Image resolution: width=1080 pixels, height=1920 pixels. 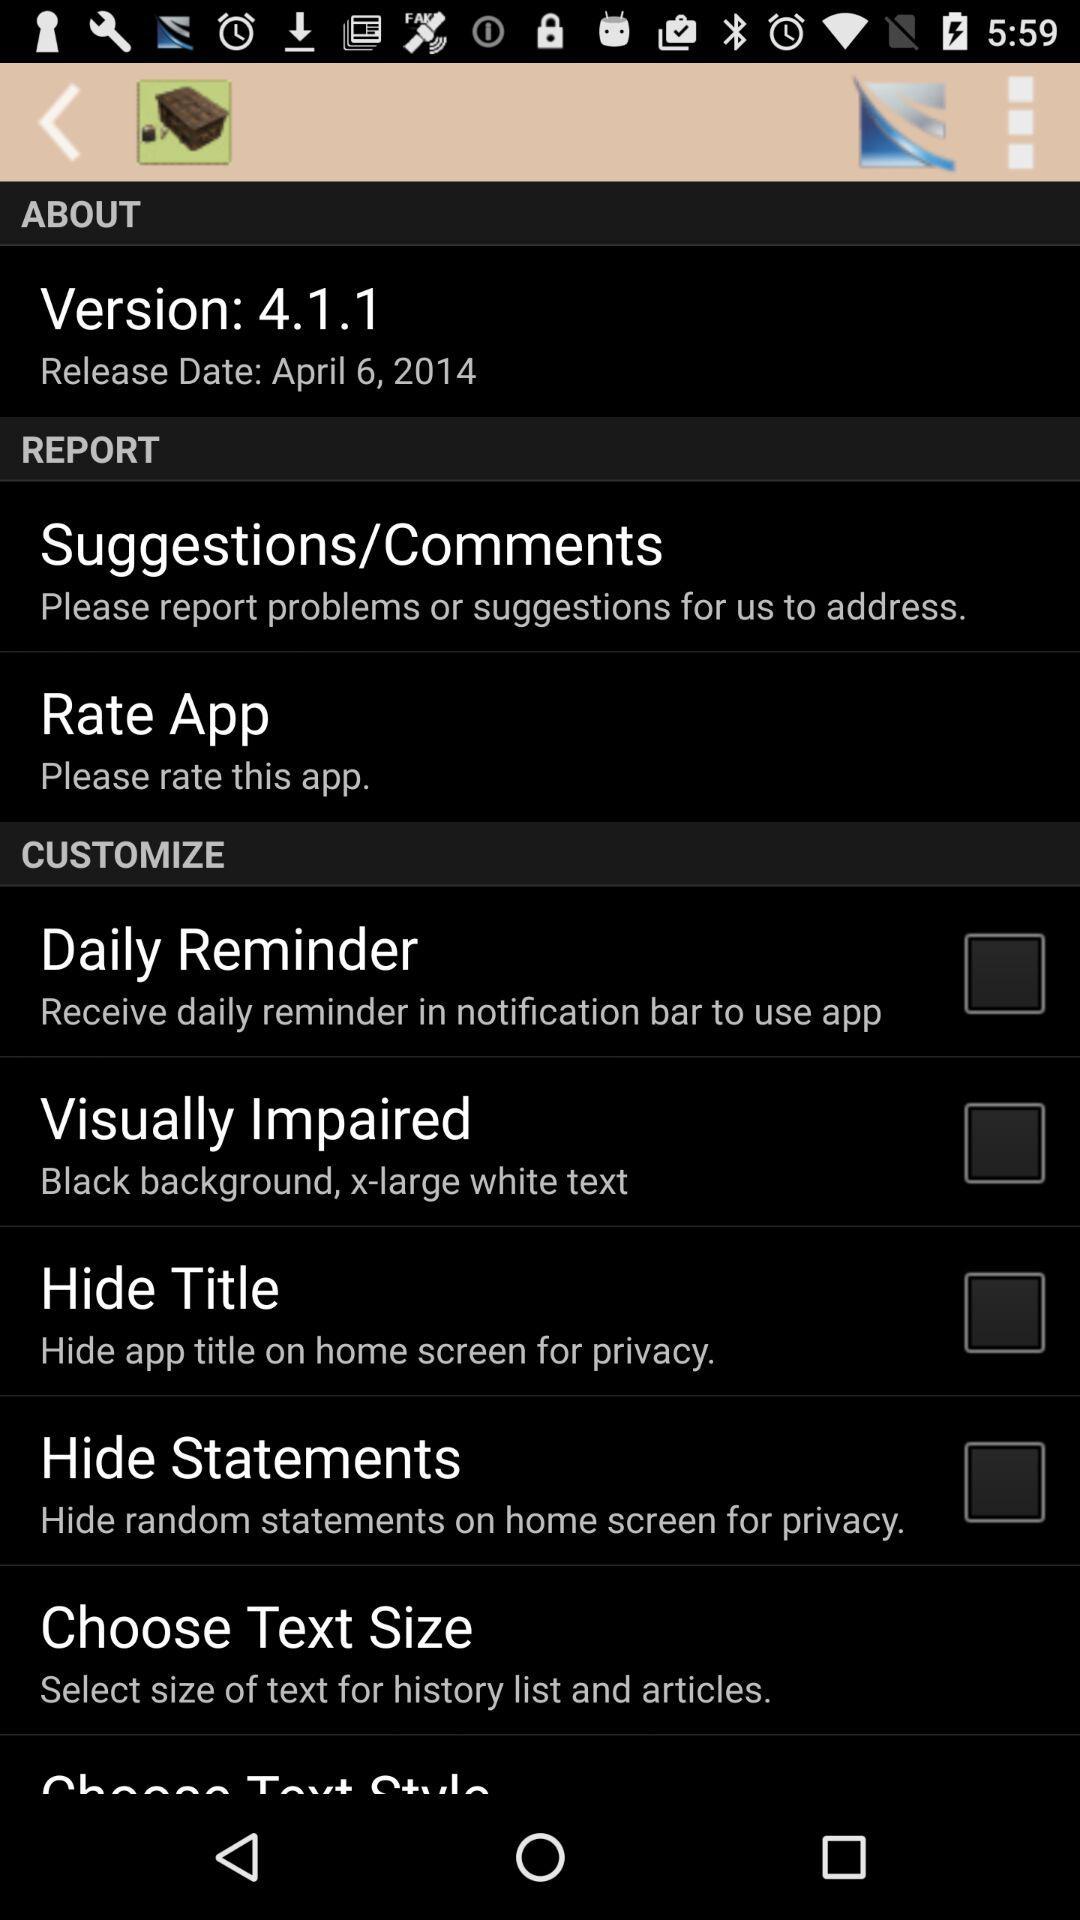 I want to click on the customize app, so click(x=540, y=854).